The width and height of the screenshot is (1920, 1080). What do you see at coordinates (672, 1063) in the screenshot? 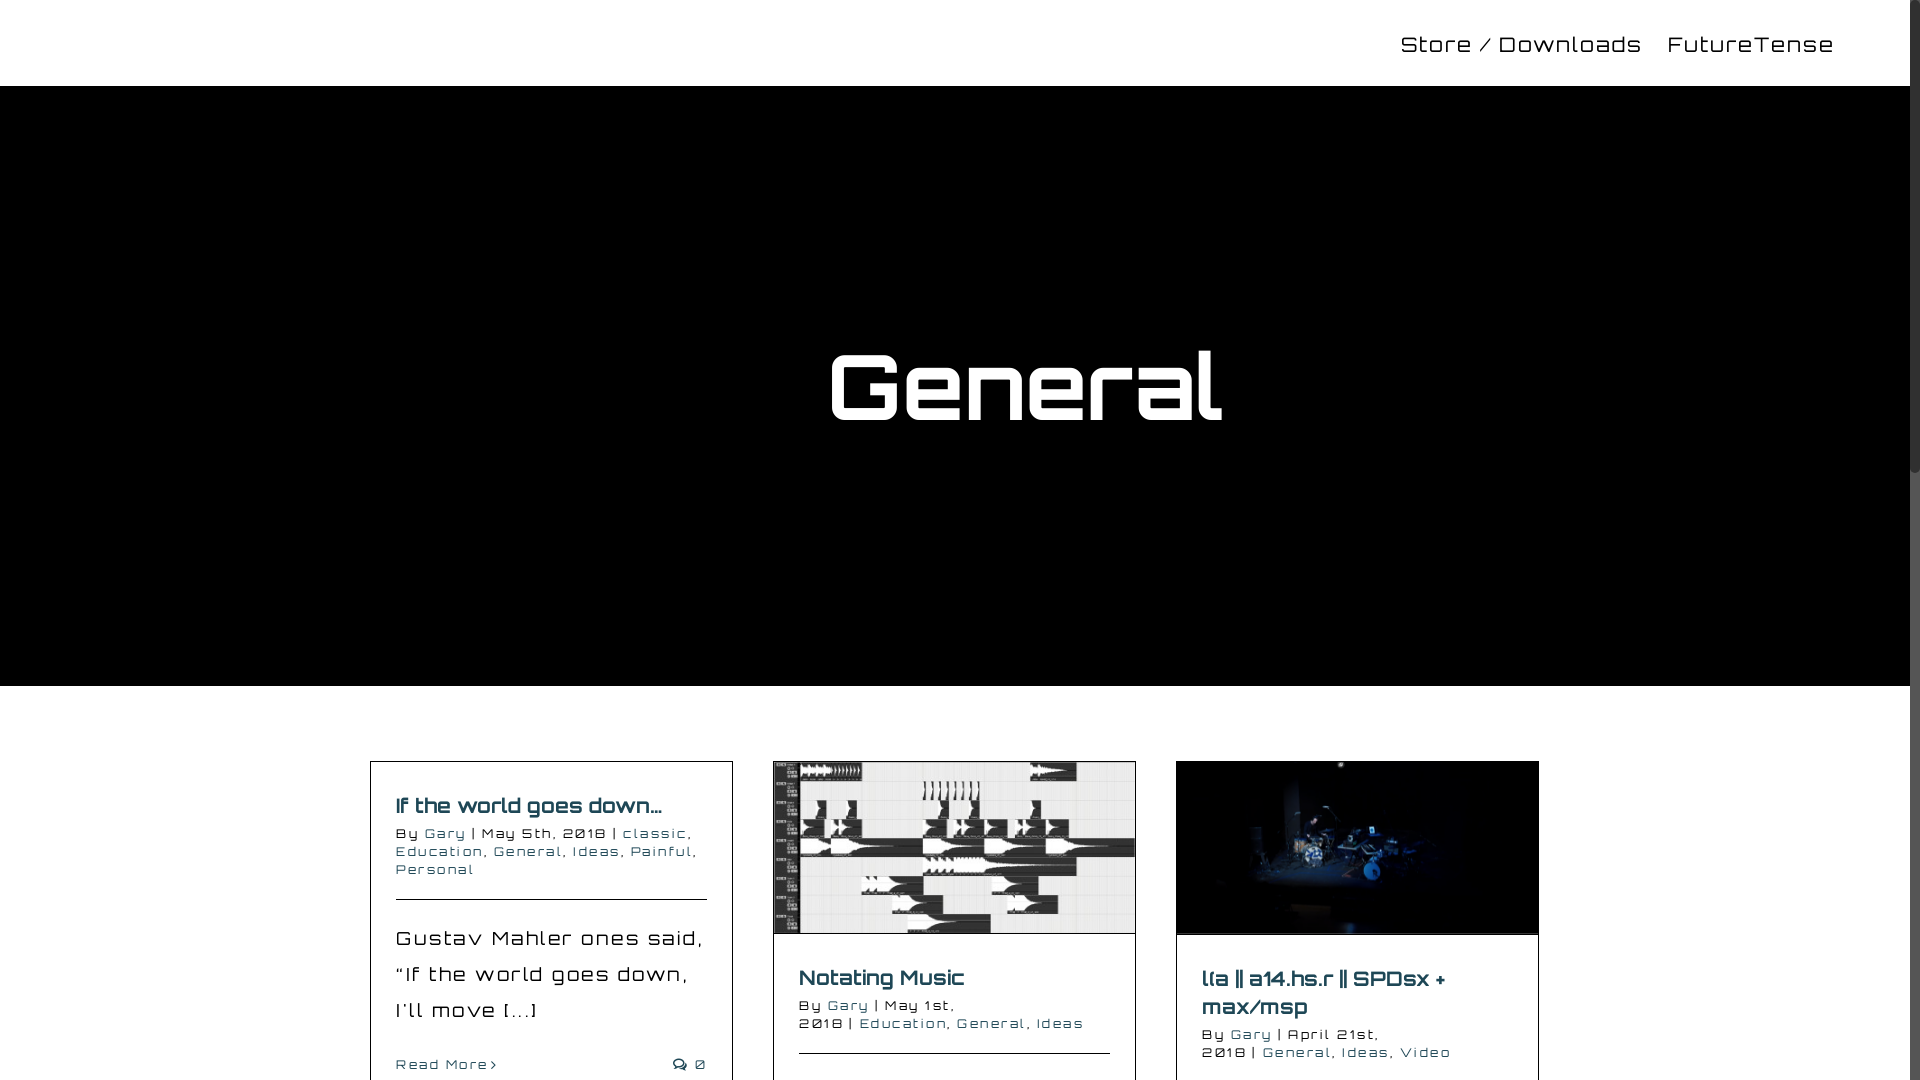
I see `' 0'` at bounding box center [672, 1063].